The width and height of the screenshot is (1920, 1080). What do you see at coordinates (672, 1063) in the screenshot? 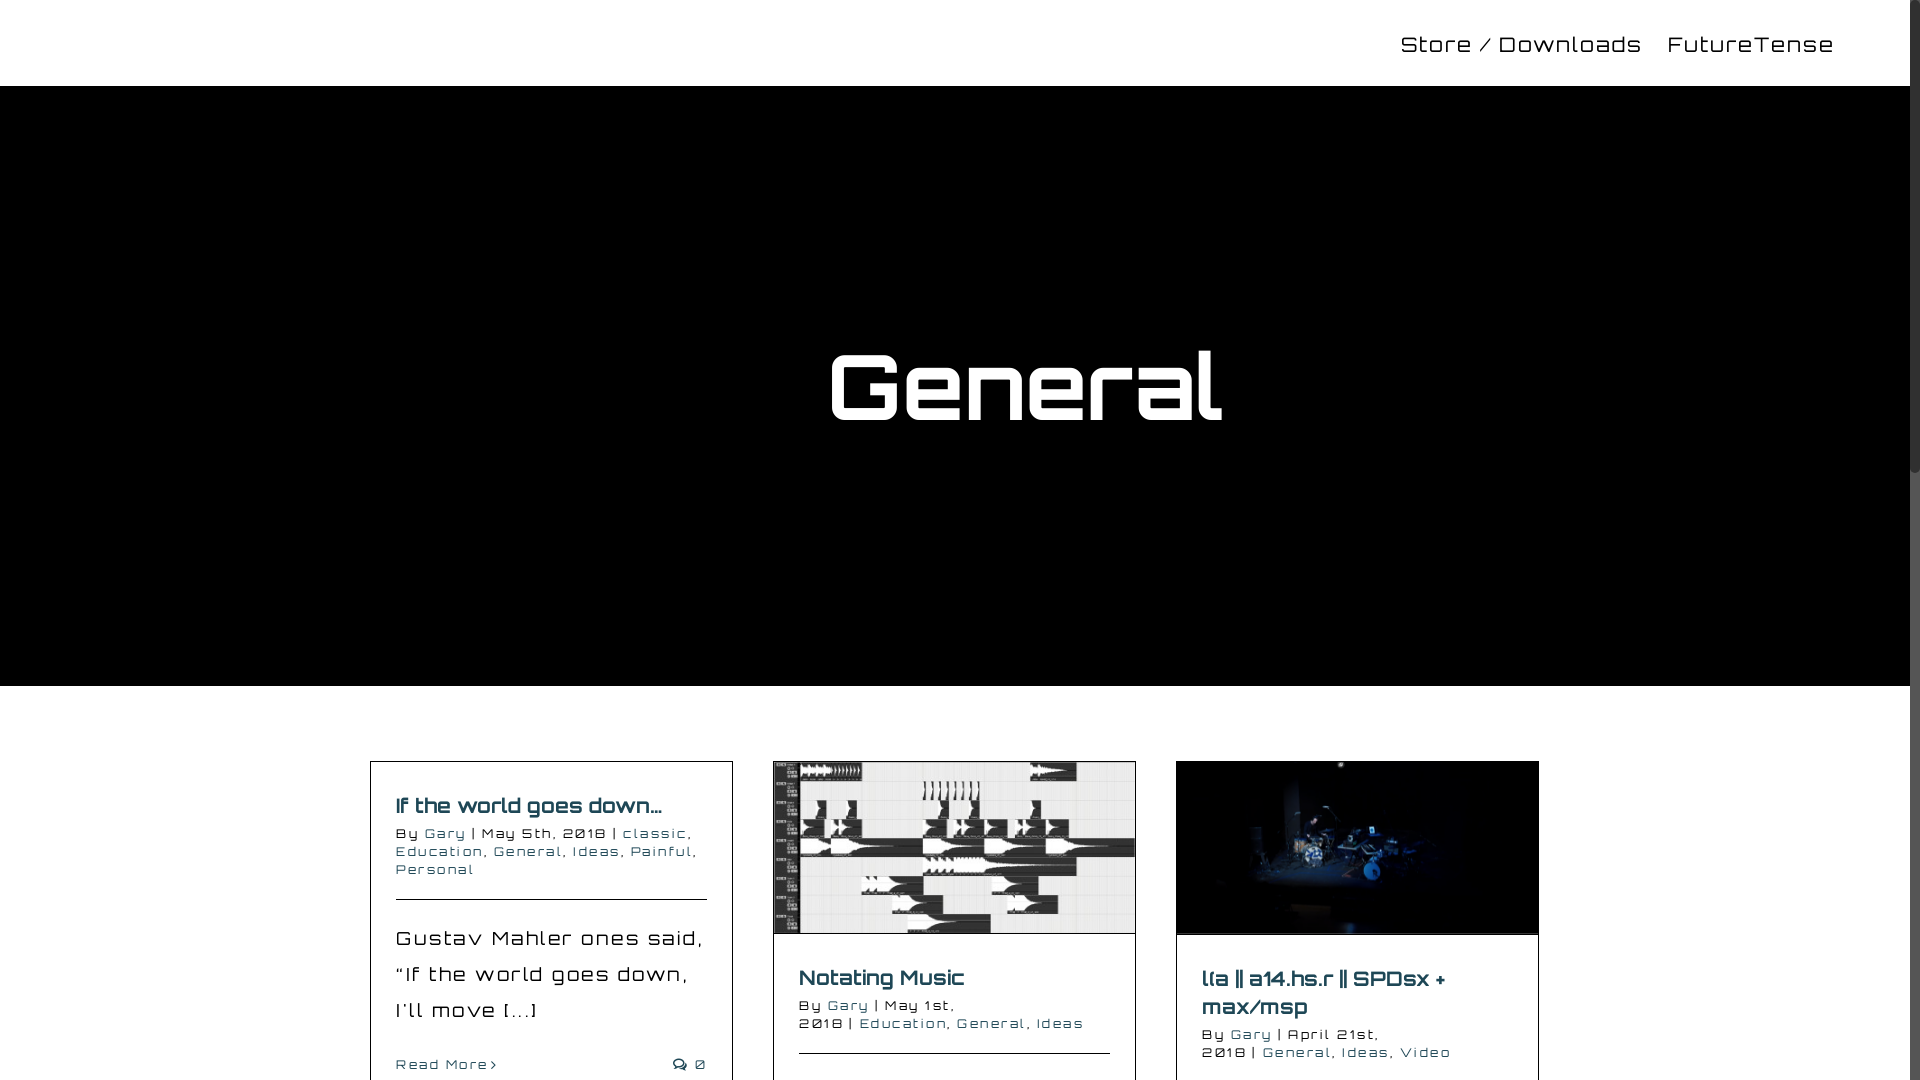
I see `' 0'` at bounding box center [672, 1063].